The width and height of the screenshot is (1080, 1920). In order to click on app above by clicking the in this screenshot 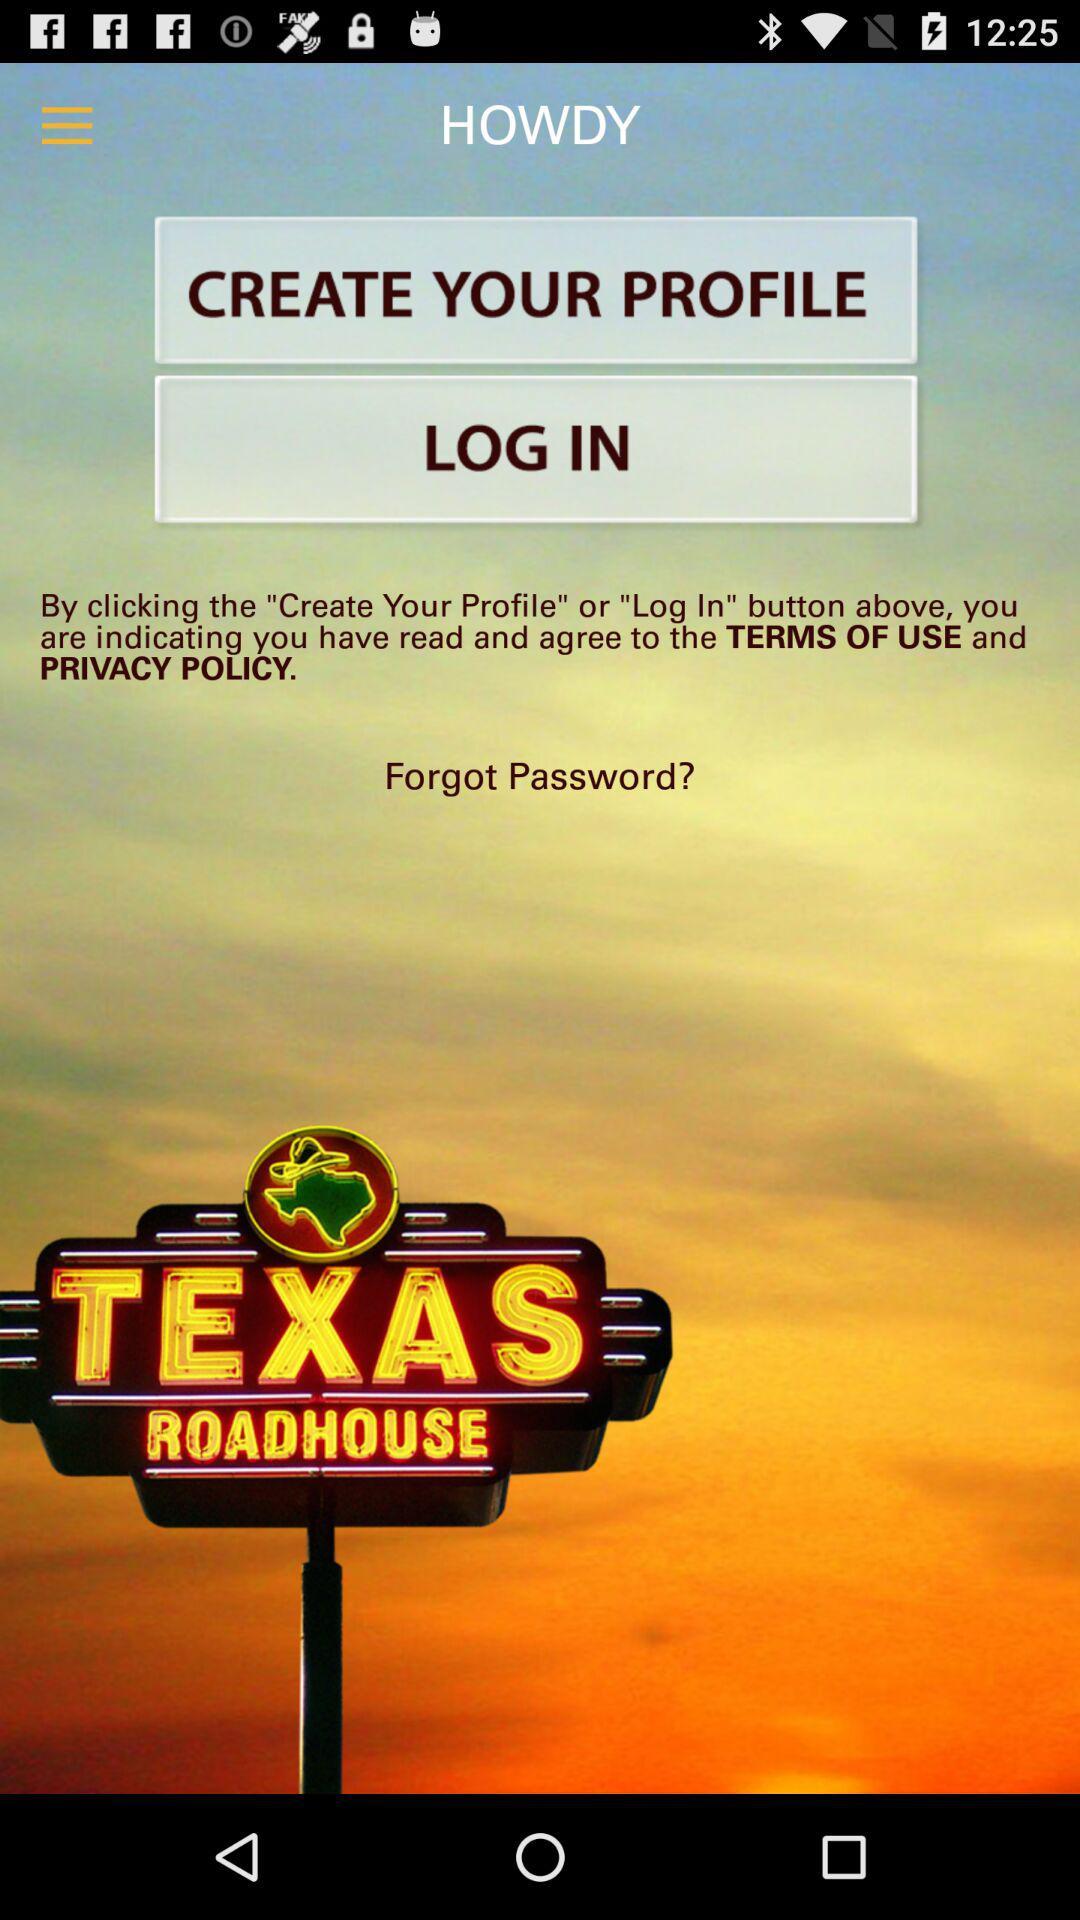, I will do `click(540, 452)`.